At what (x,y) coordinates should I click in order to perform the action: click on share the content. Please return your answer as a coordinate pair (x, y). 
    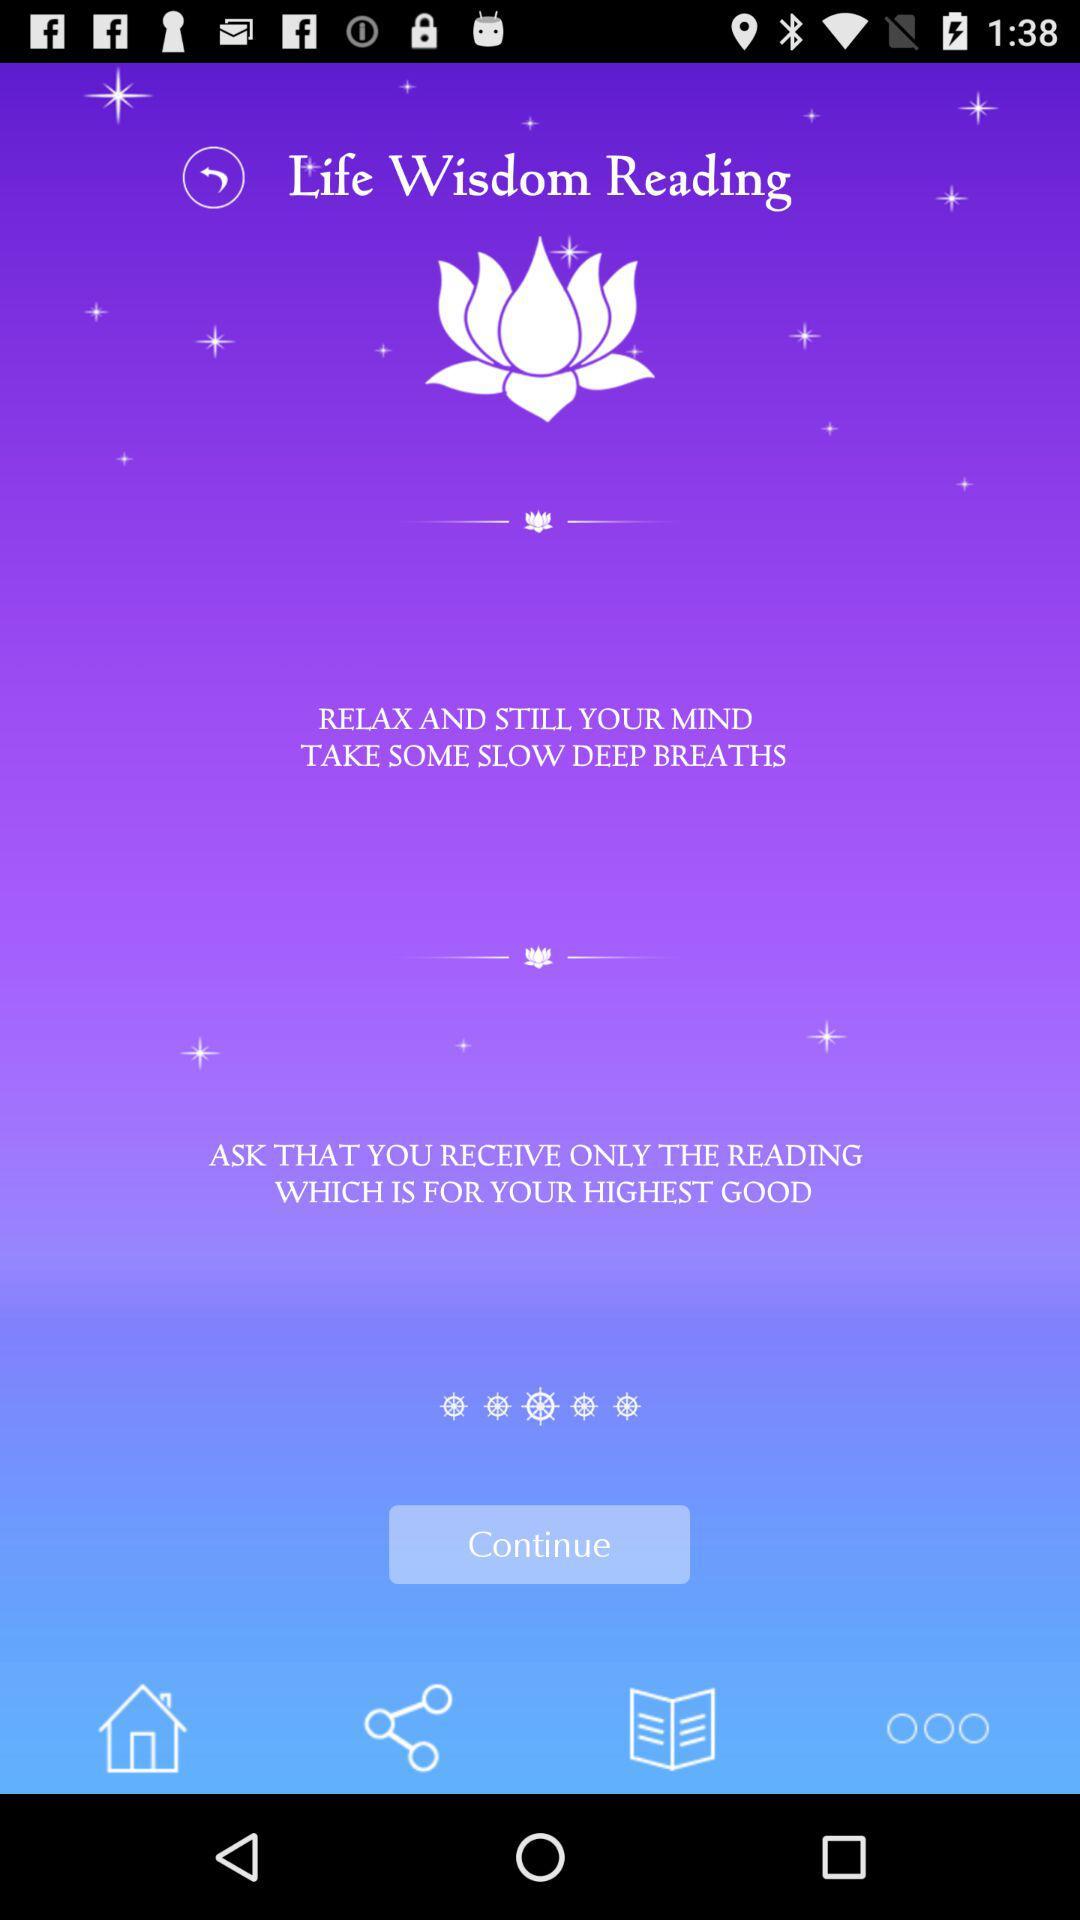
    Looking at the image, I should click on (406, 1727).